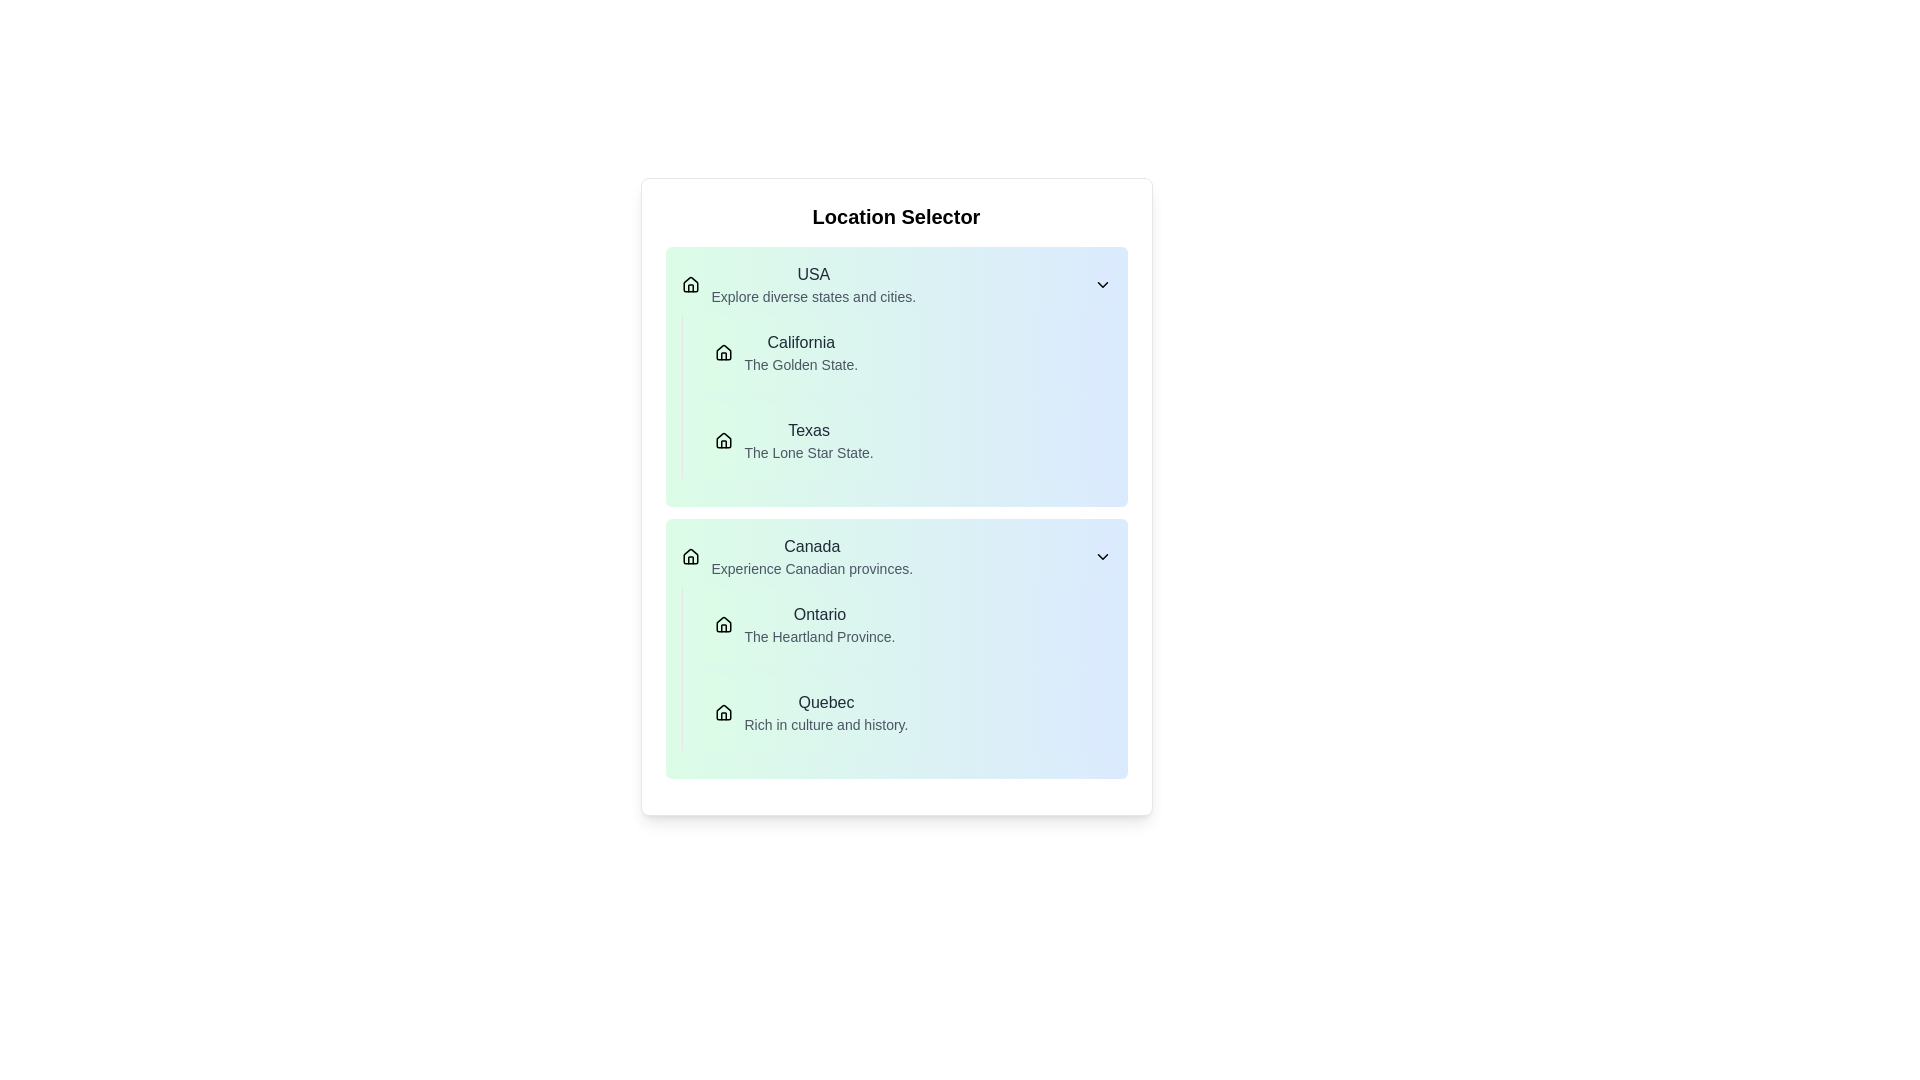 Image resolution: width=1920 pixels, height=1080 pixels. What do you see at coordinates (722, 711) in the screenshot?
I see `the visual indicator icon for the 'Quebec' section, located next to the text 'Quebec'` at bounding box center [722, 711].